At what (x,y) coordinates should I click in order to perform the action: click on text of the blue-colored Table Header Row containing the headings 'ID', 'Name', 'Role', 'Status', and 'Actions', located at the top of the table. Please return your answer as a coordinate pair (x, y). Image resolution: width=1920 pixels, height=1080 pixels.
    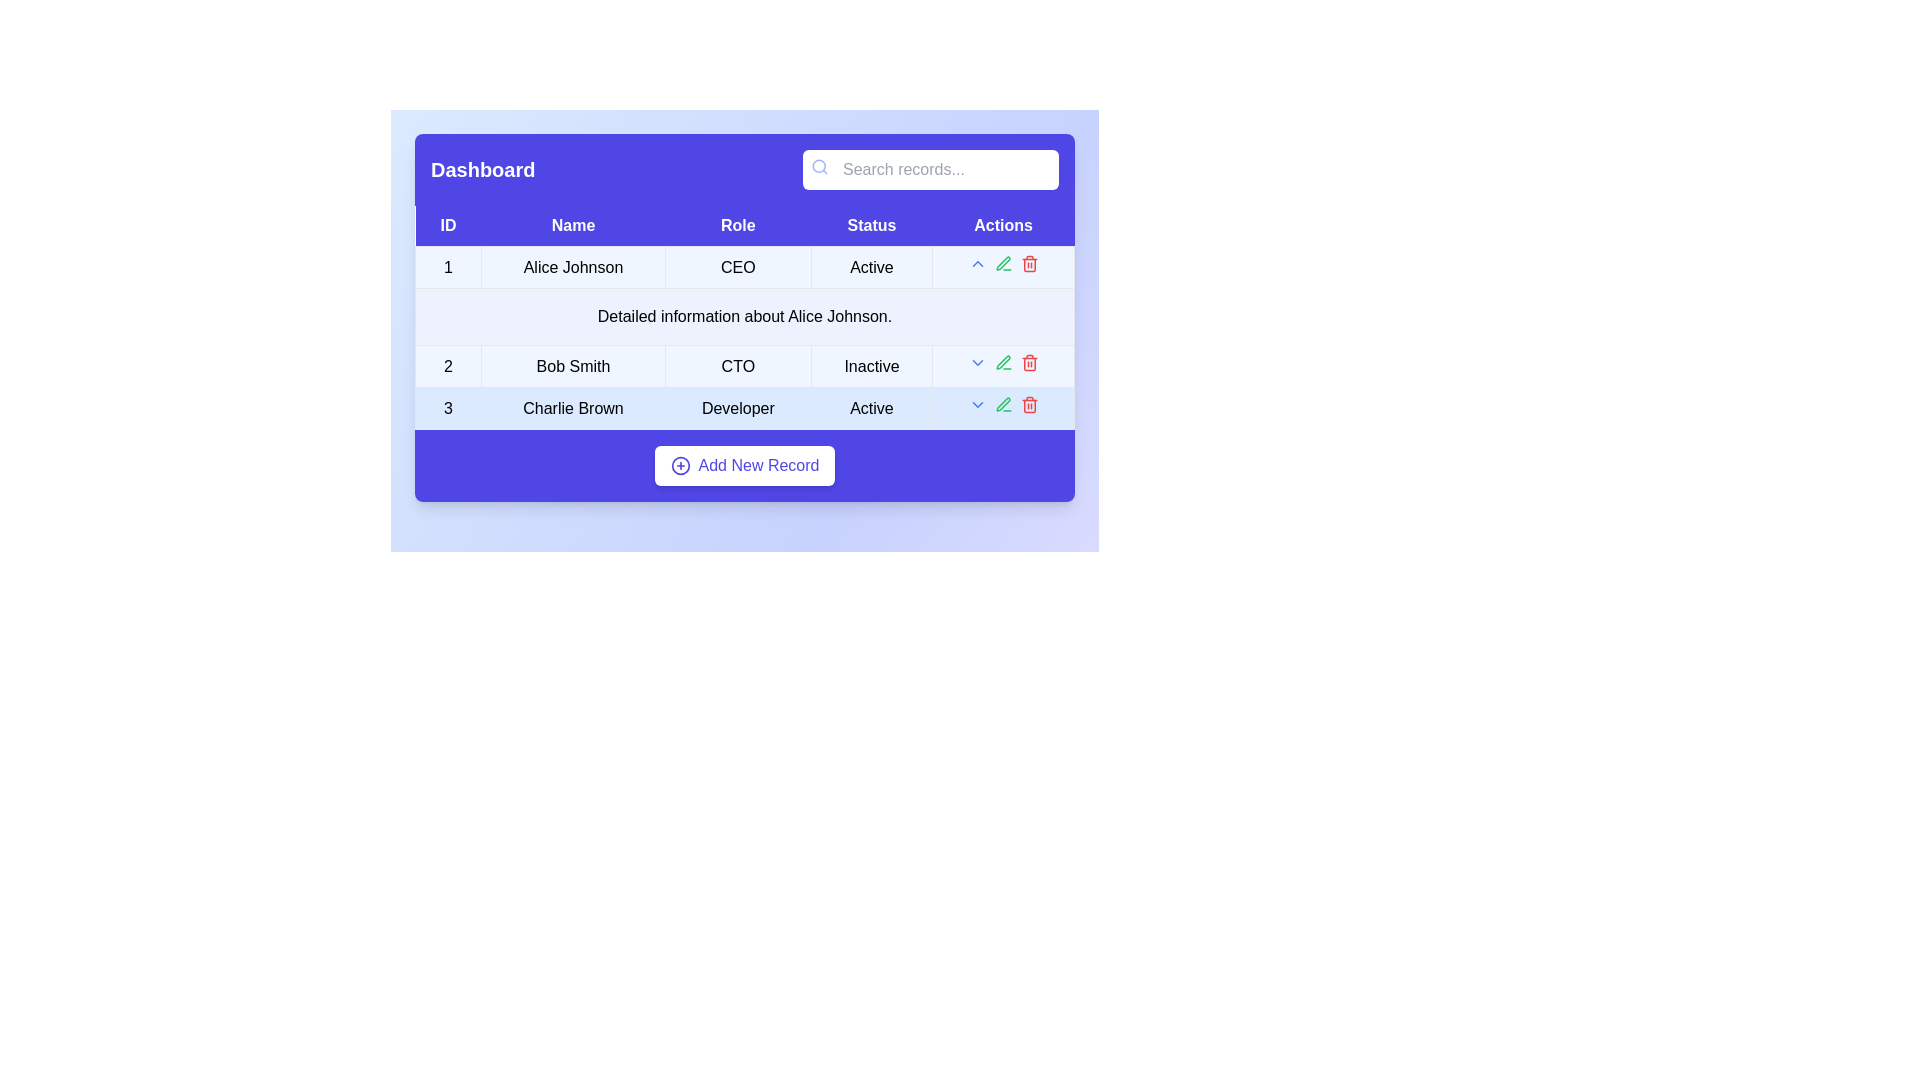
    Looking at the image, I should click on (743, 225).